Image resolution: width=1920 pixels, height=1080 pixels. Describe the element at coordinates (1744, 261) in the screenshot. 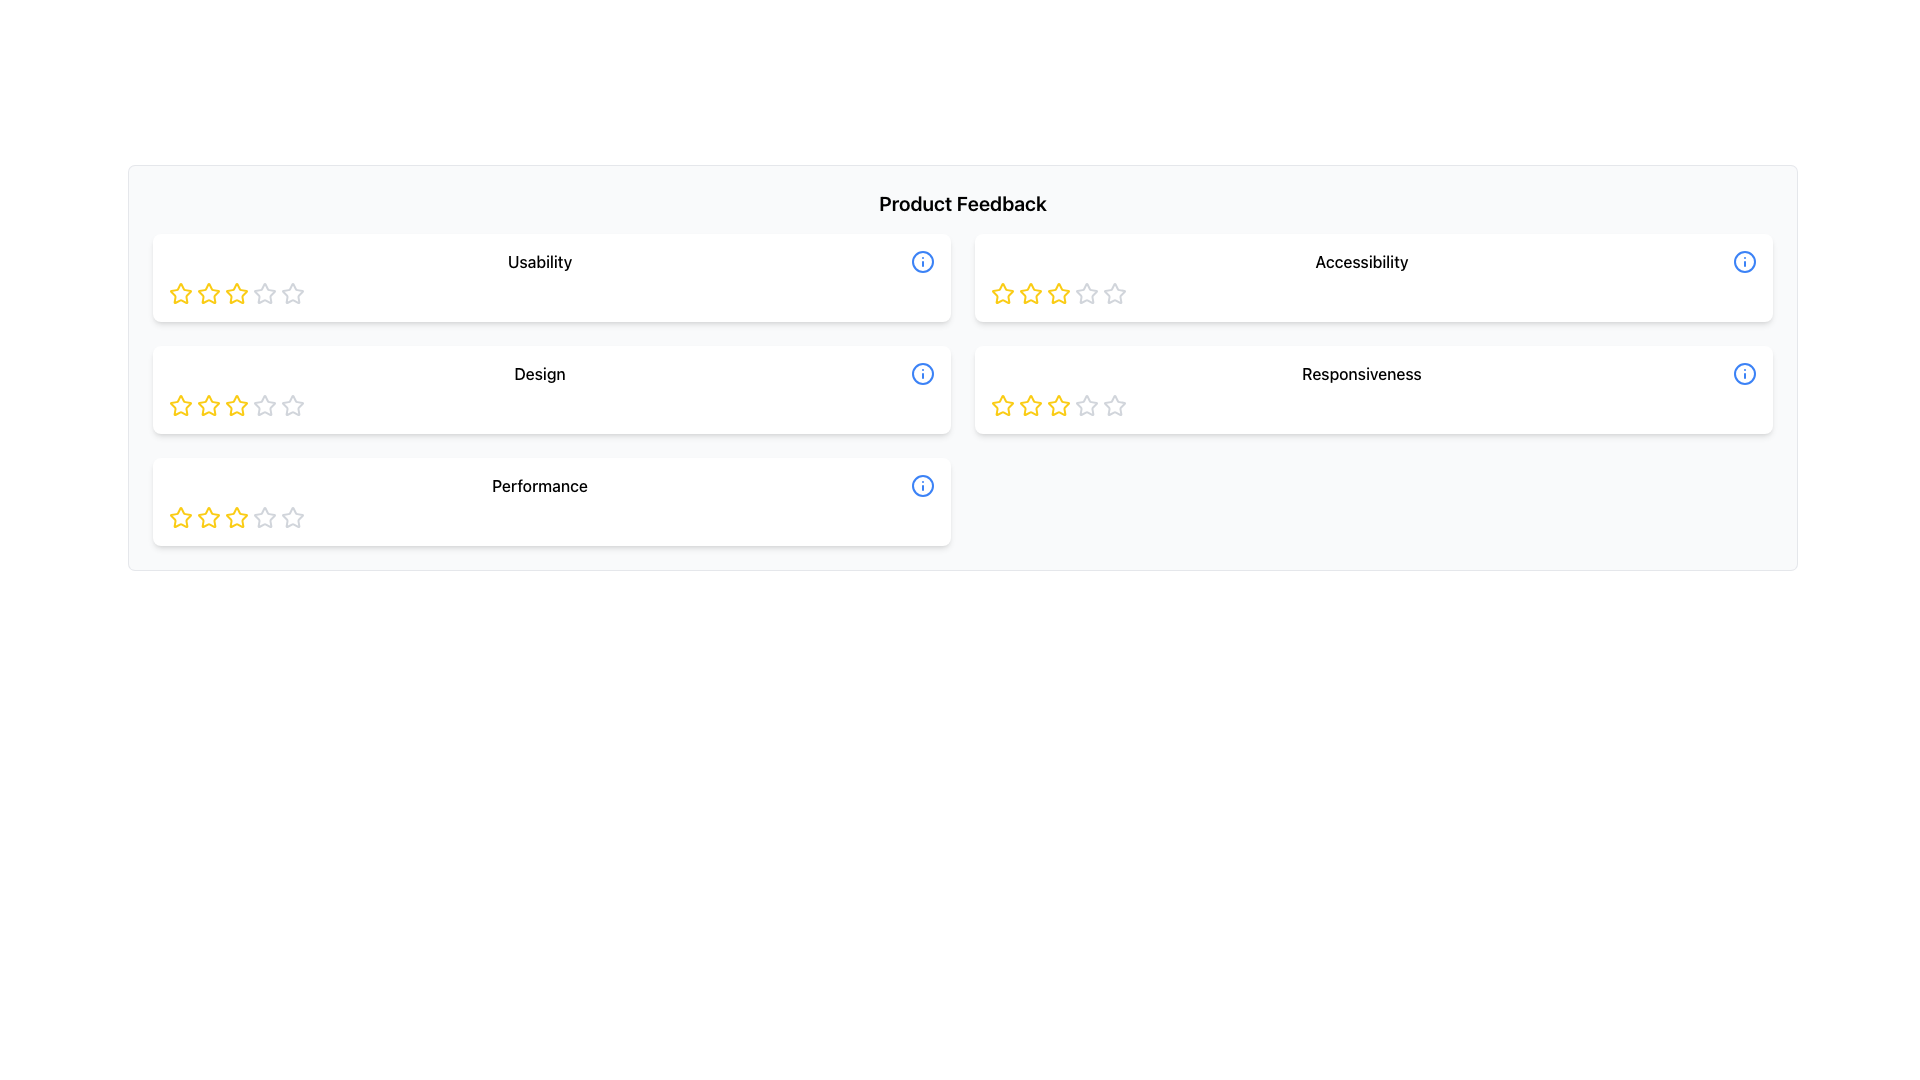

I see `the circular outline of the information icon located to the right of the 'Accessibility' label` at that location.